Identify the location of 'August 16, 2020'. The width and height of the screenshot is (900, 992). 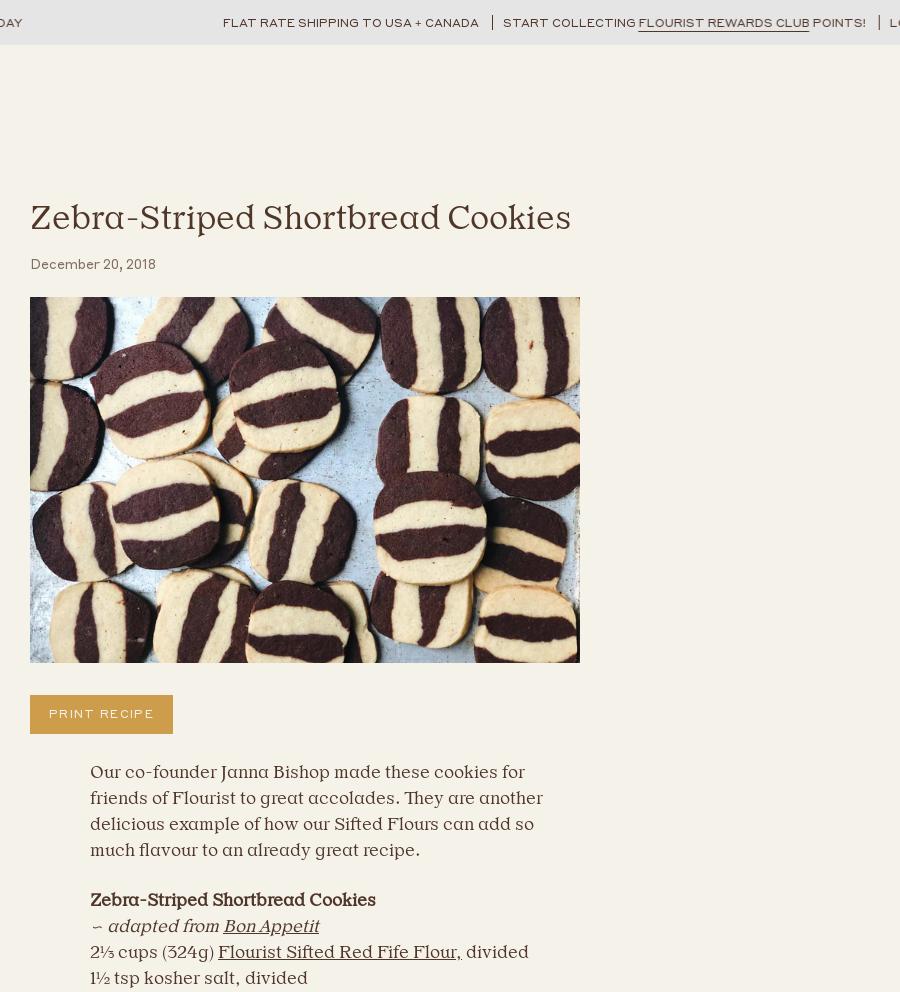
(241, 472).